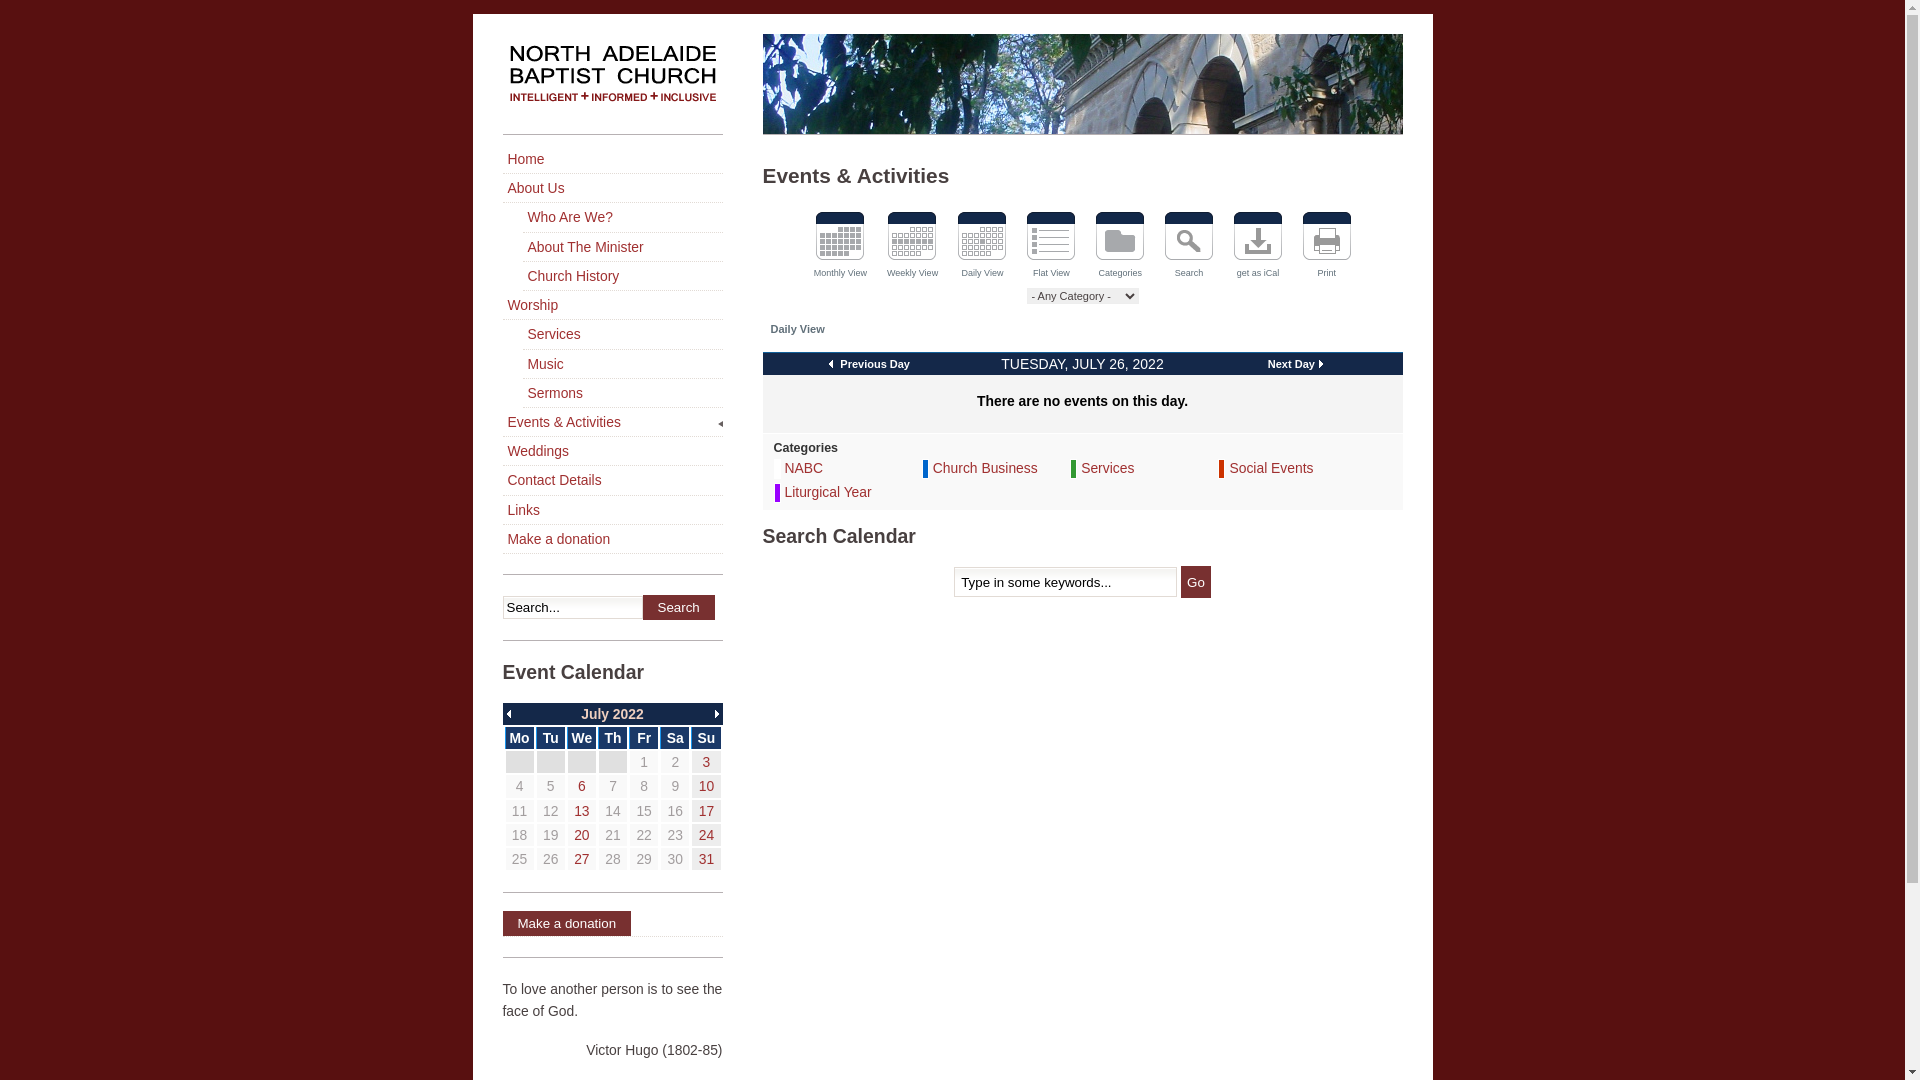 This screenshot has width=1920, height=1080. I want to click on '27', so click(580, 858).